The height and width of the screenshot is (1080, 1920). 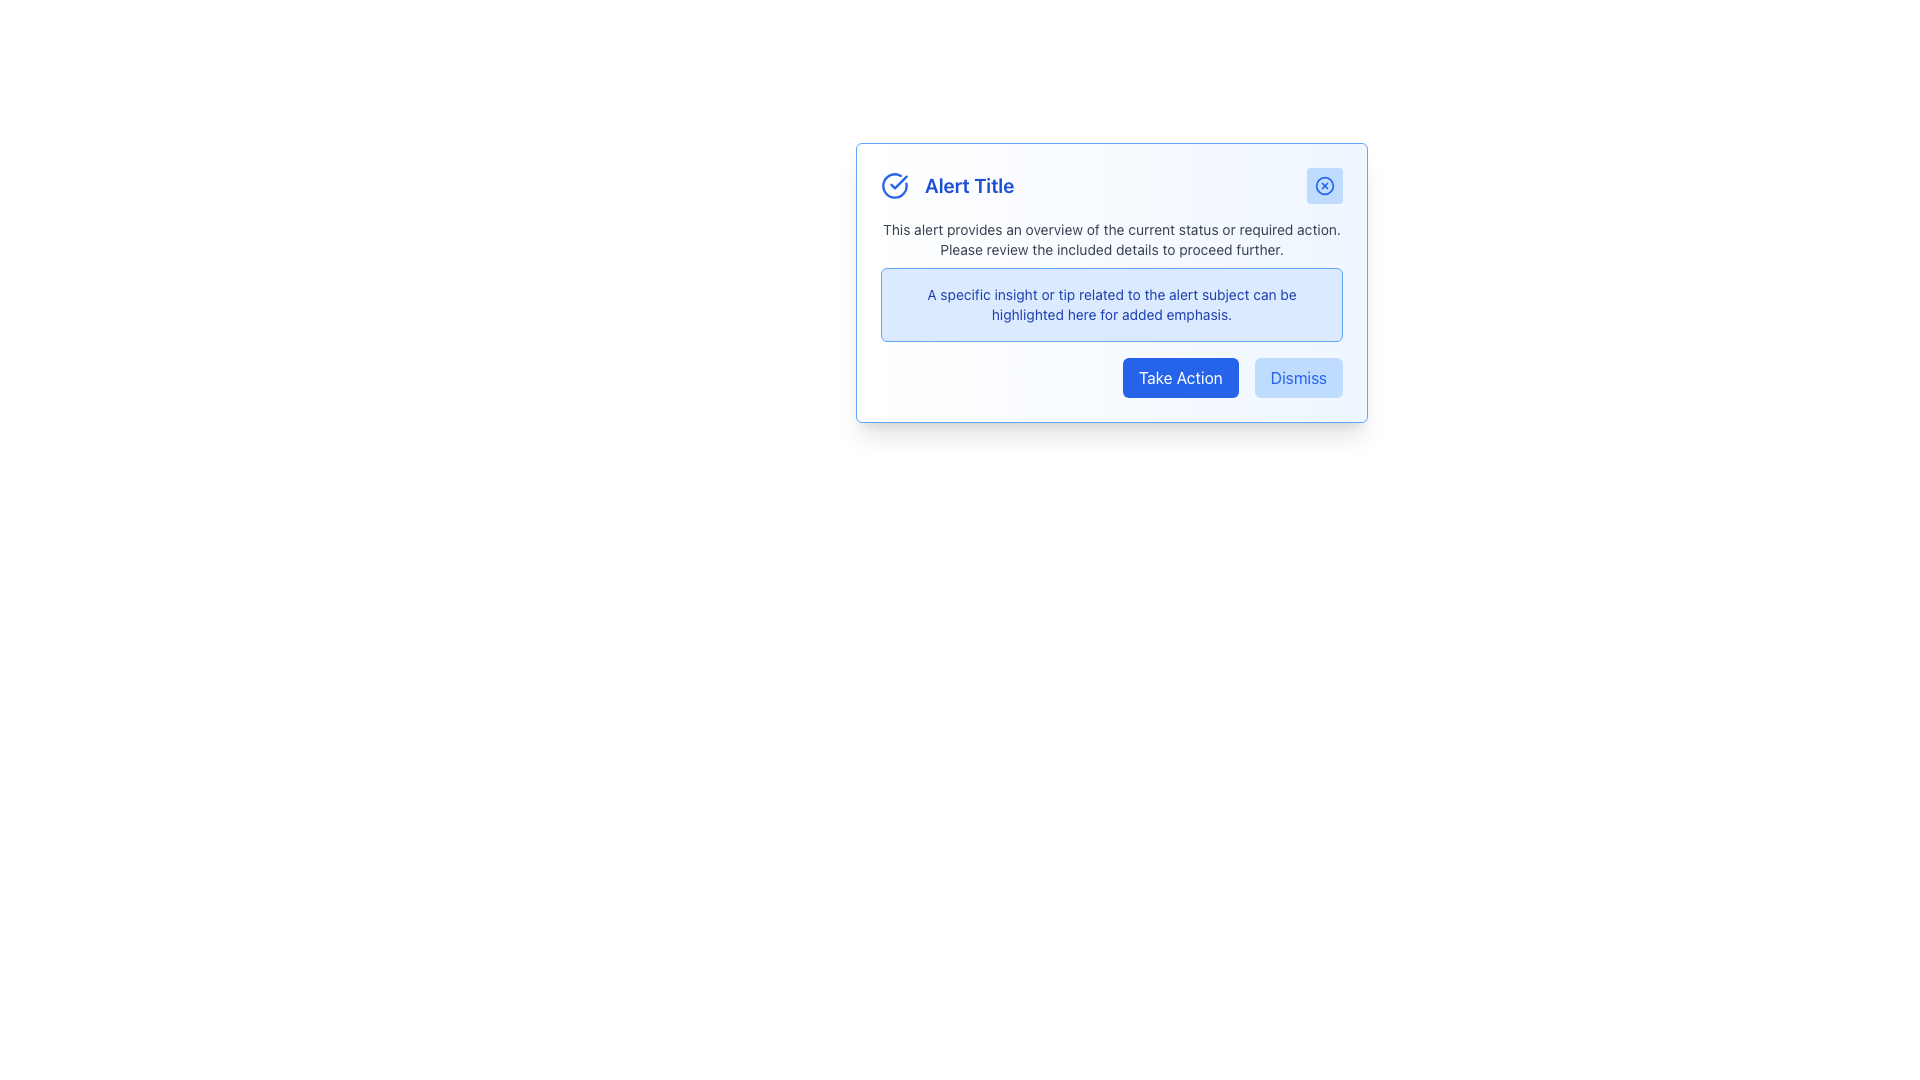 I want to click on the alert title element, which is a composite of text and an icon, located at the top-left side of the overlay panel, so click(x=946, y=185).